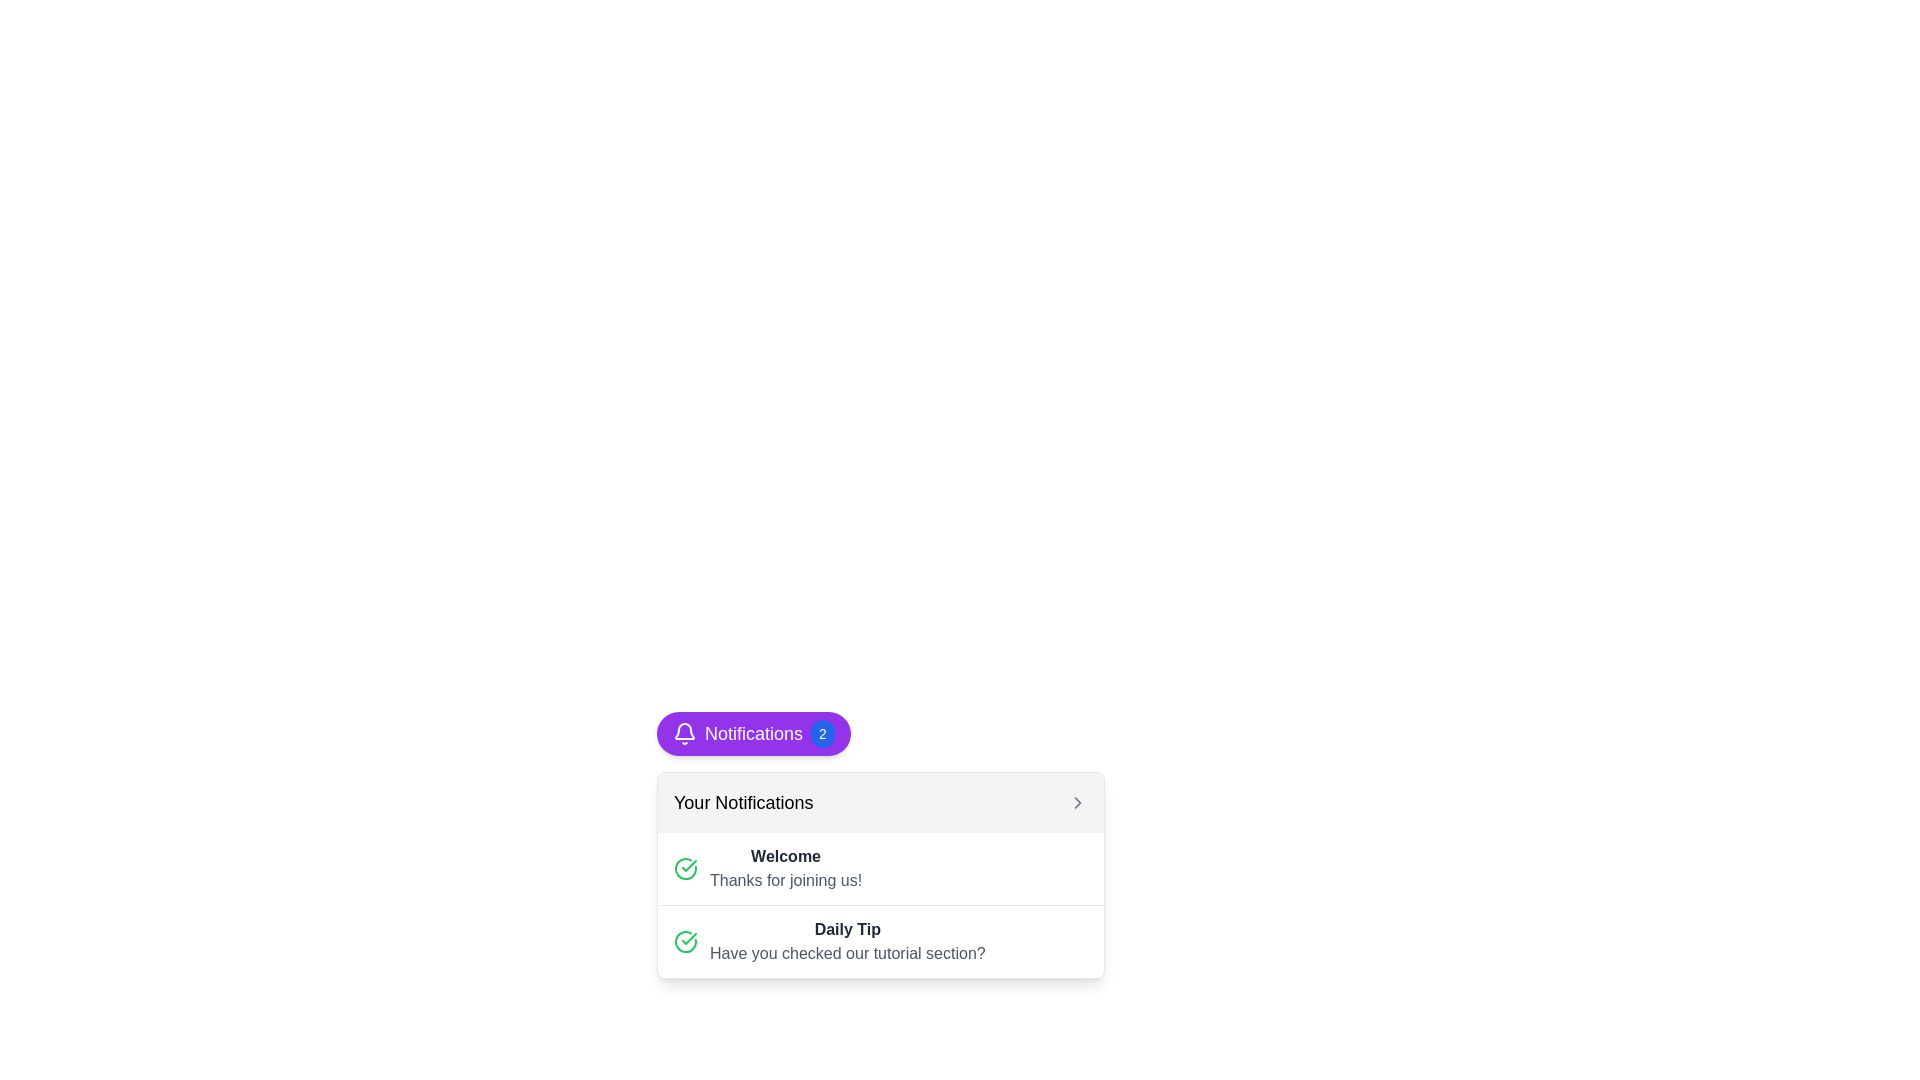  What do you see at coordinates (847, 941) in the screenshot?
I see `the static notification text block displaying 'Daily Tip' with the message 'Have you checked our tutorial section?' located beneath the 'Welcome' notification in the dropdown panel` at bounding box center [847, 941].